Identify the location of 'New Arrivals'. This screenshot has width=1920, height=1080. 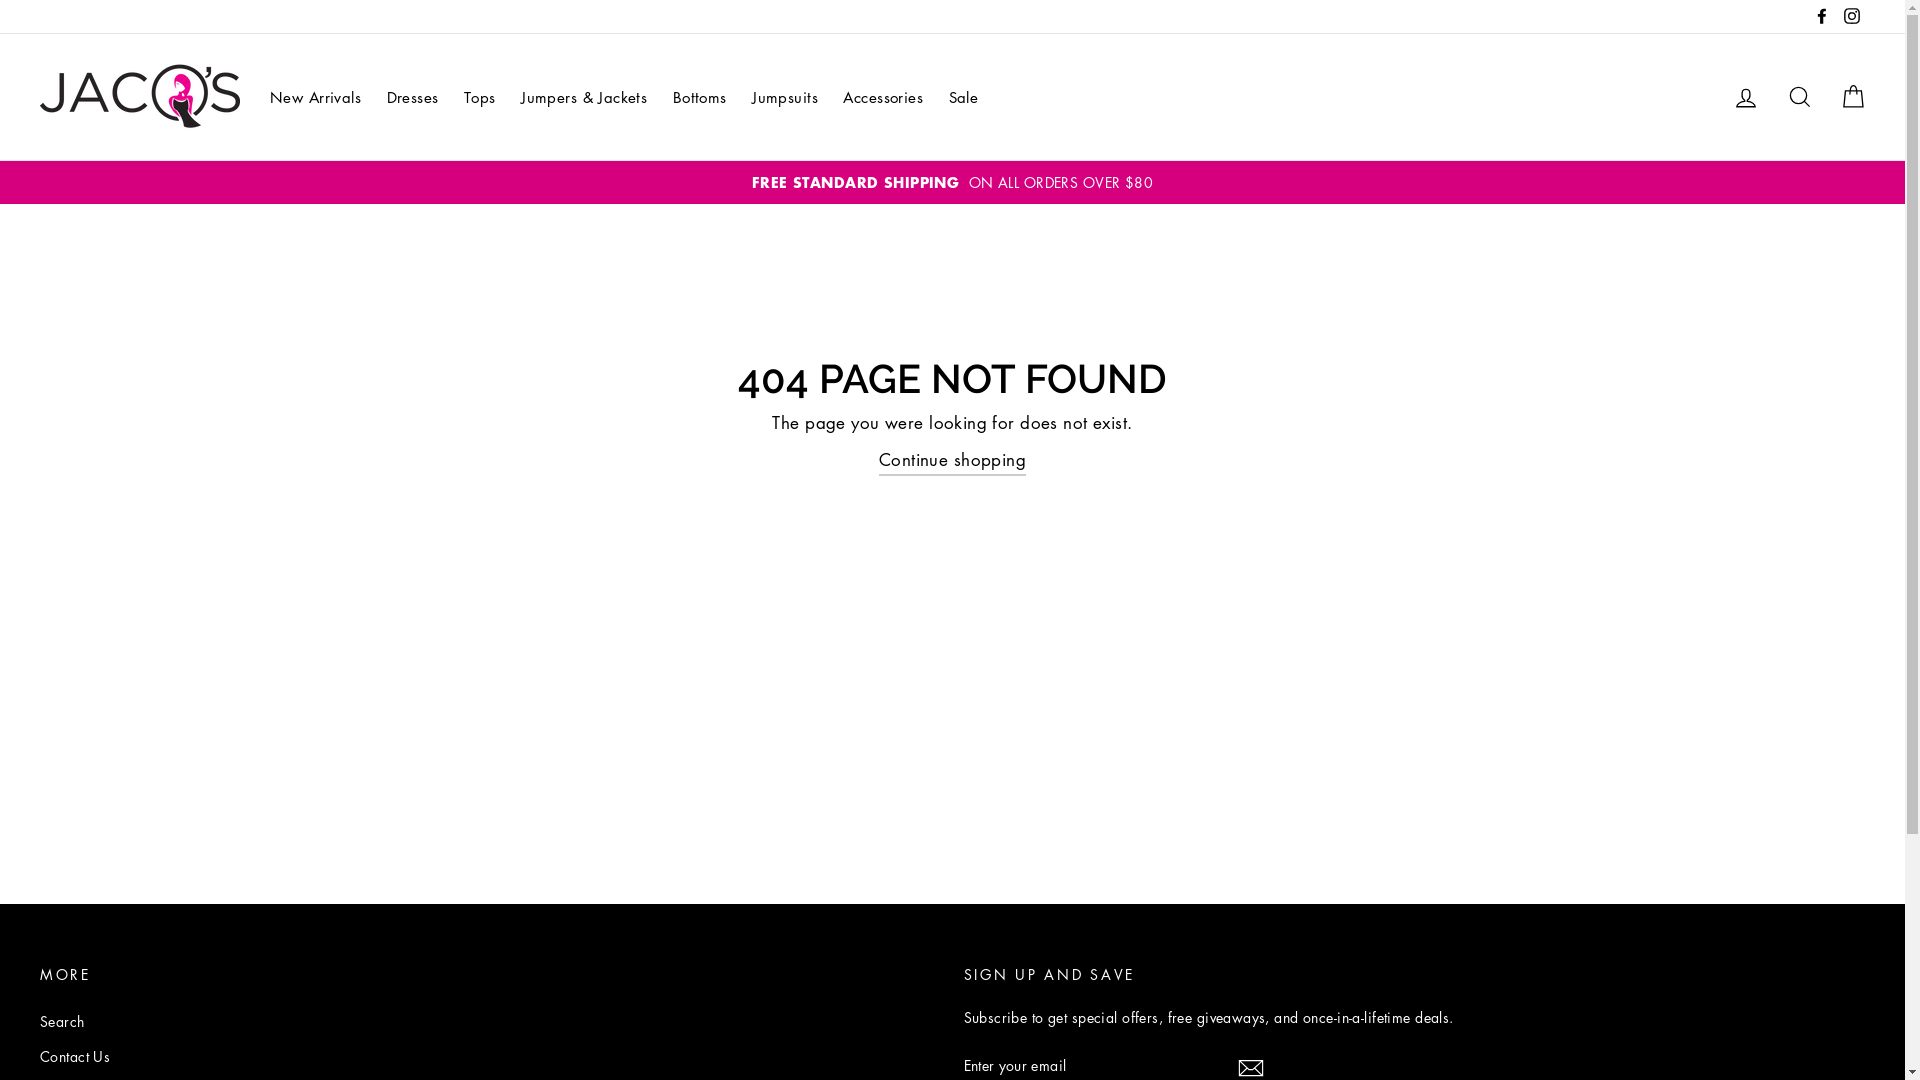
(258, 97).